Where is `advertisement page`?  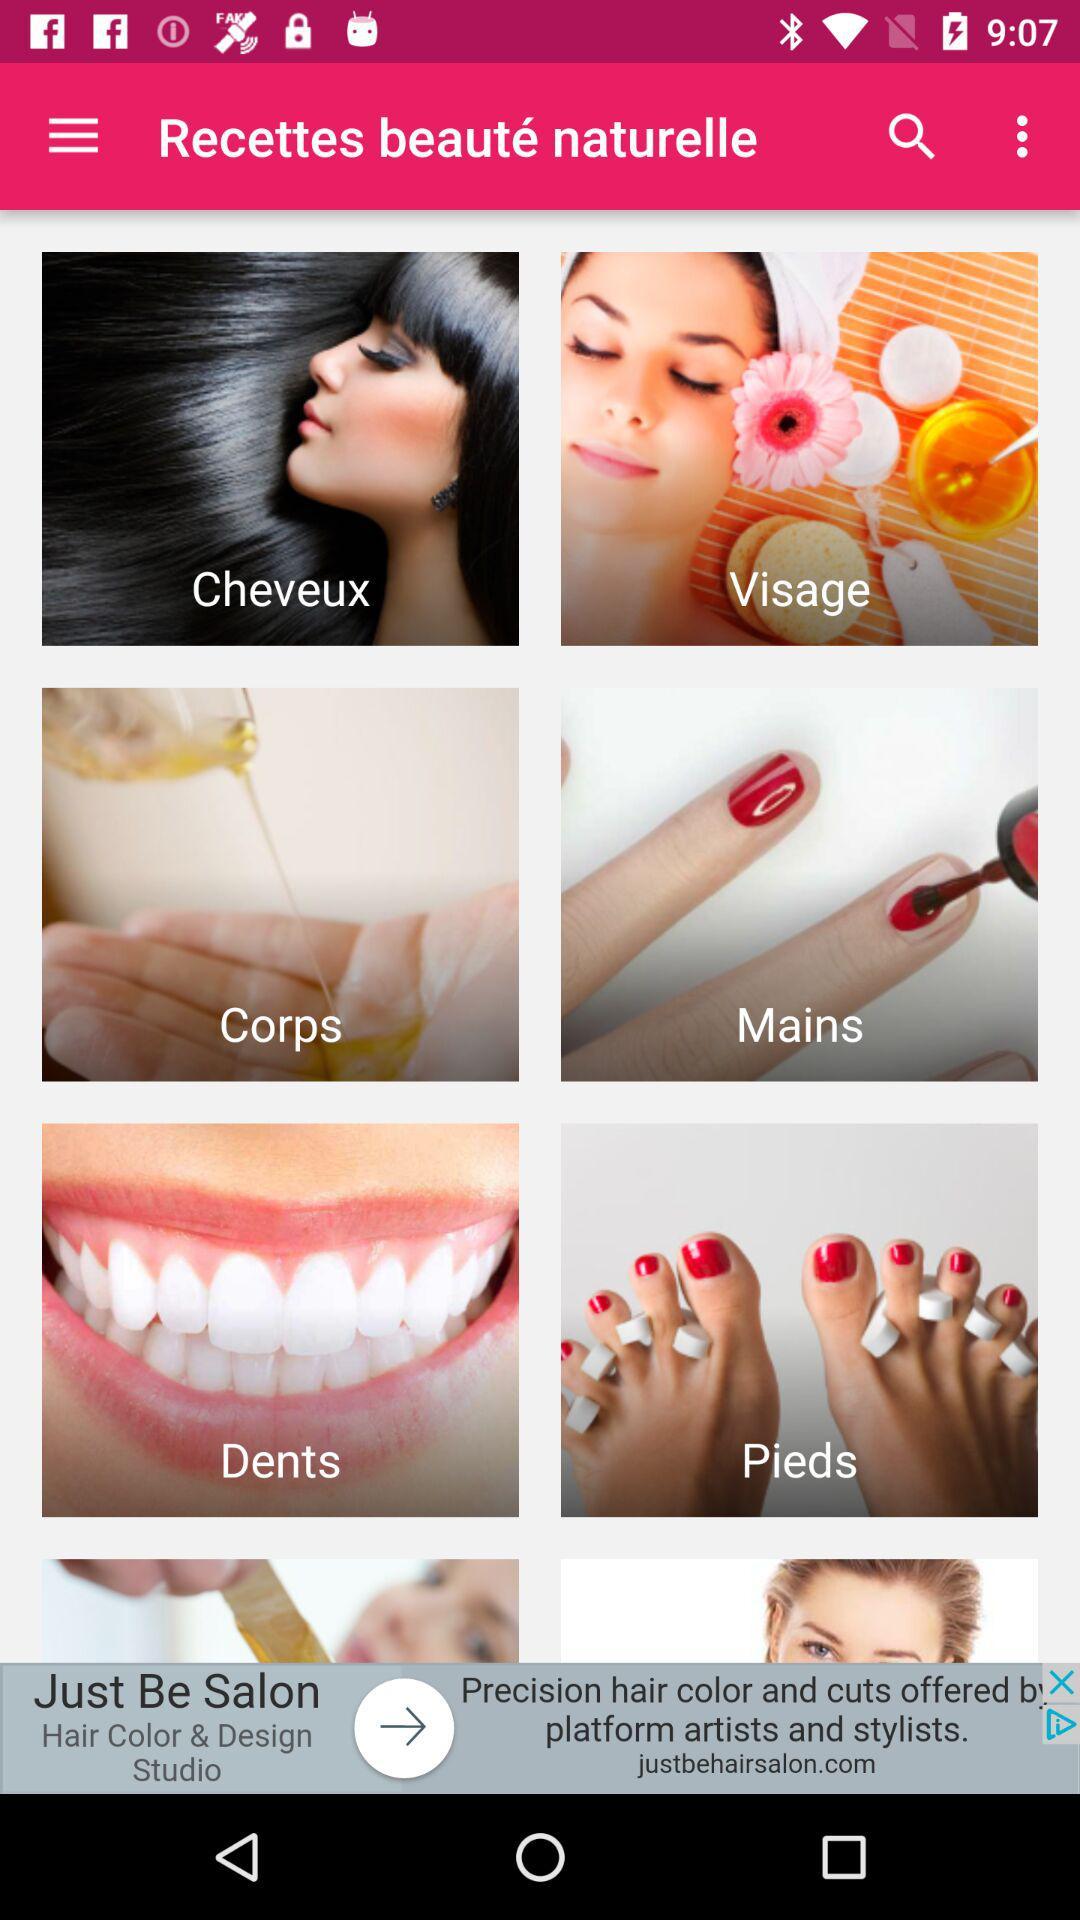 advertisement page is located at coordinates (540, 1727).